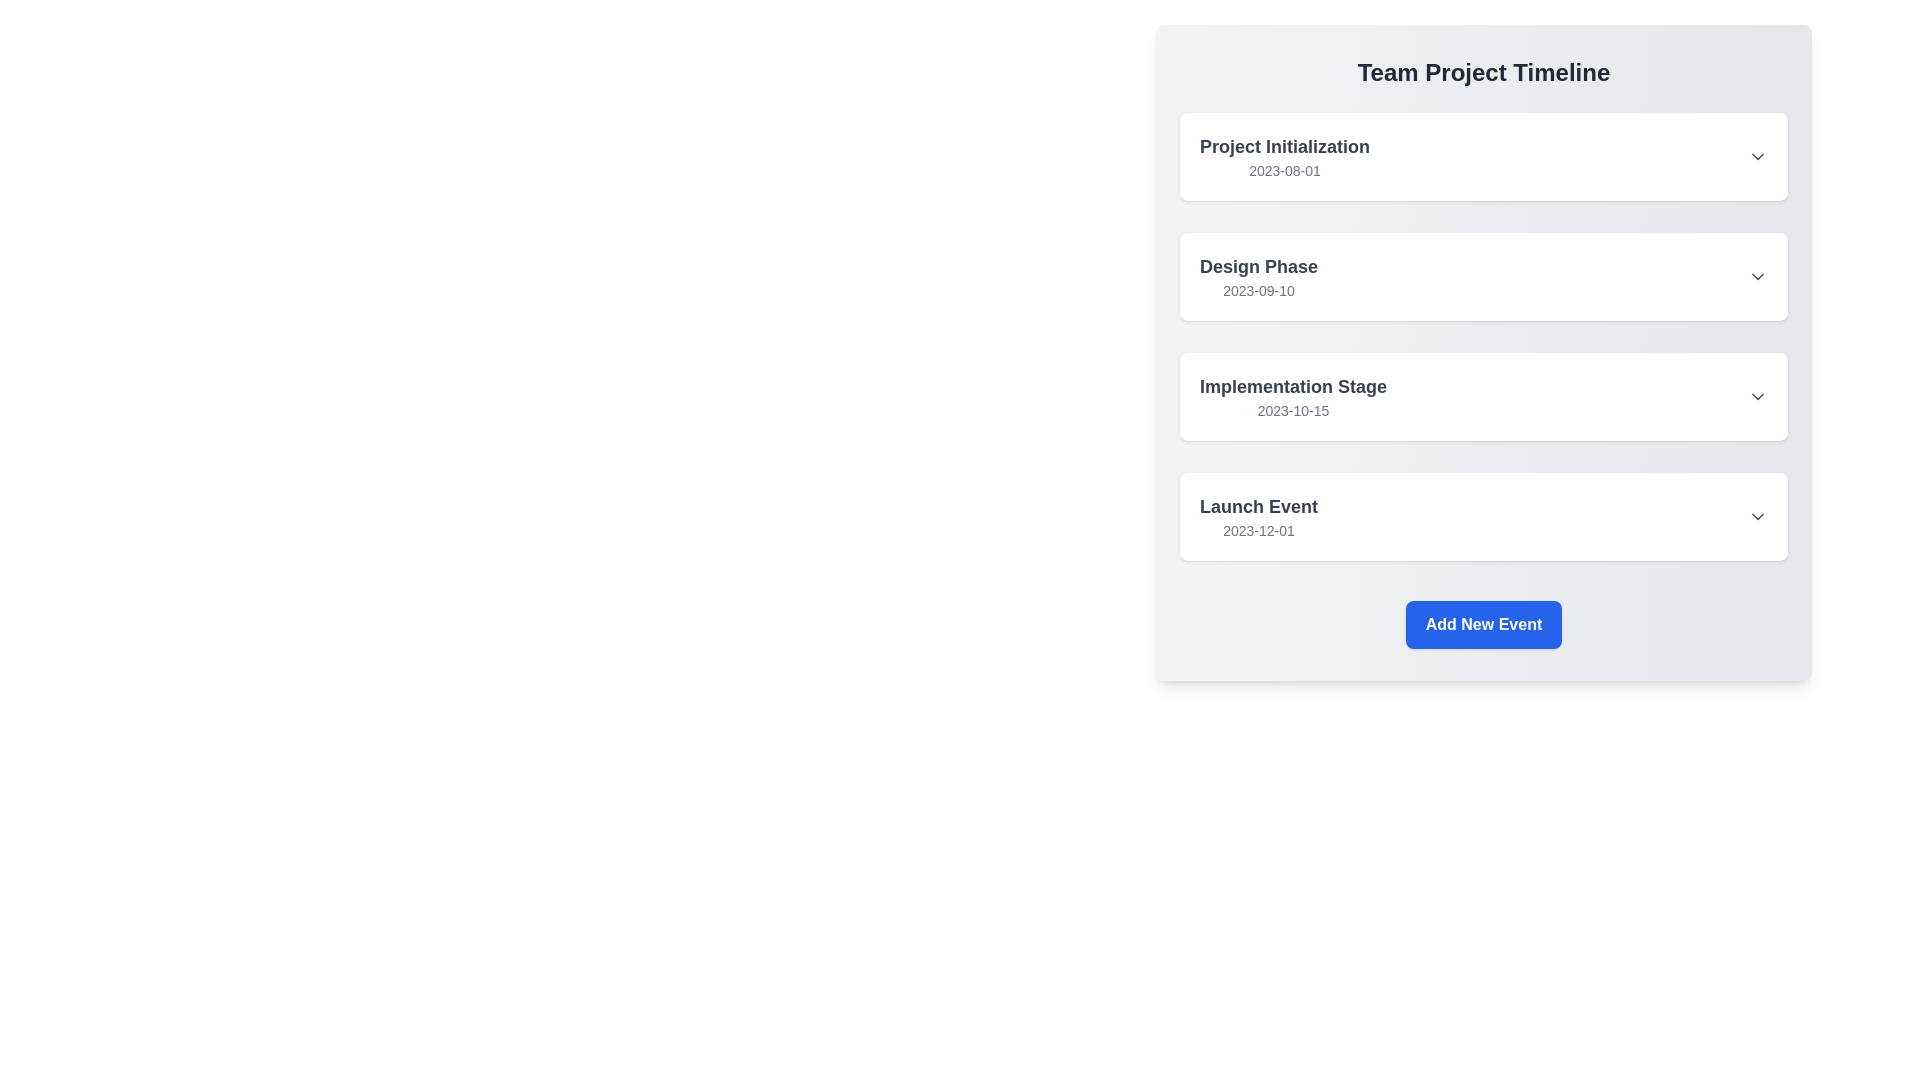  What do you see at coordinates (1293, 410) in the screenshot?
I see `the date label '2023-10-15' located below the heading 'Implementation Stage', which is centered in its section` at bounding box center [1293, 410].